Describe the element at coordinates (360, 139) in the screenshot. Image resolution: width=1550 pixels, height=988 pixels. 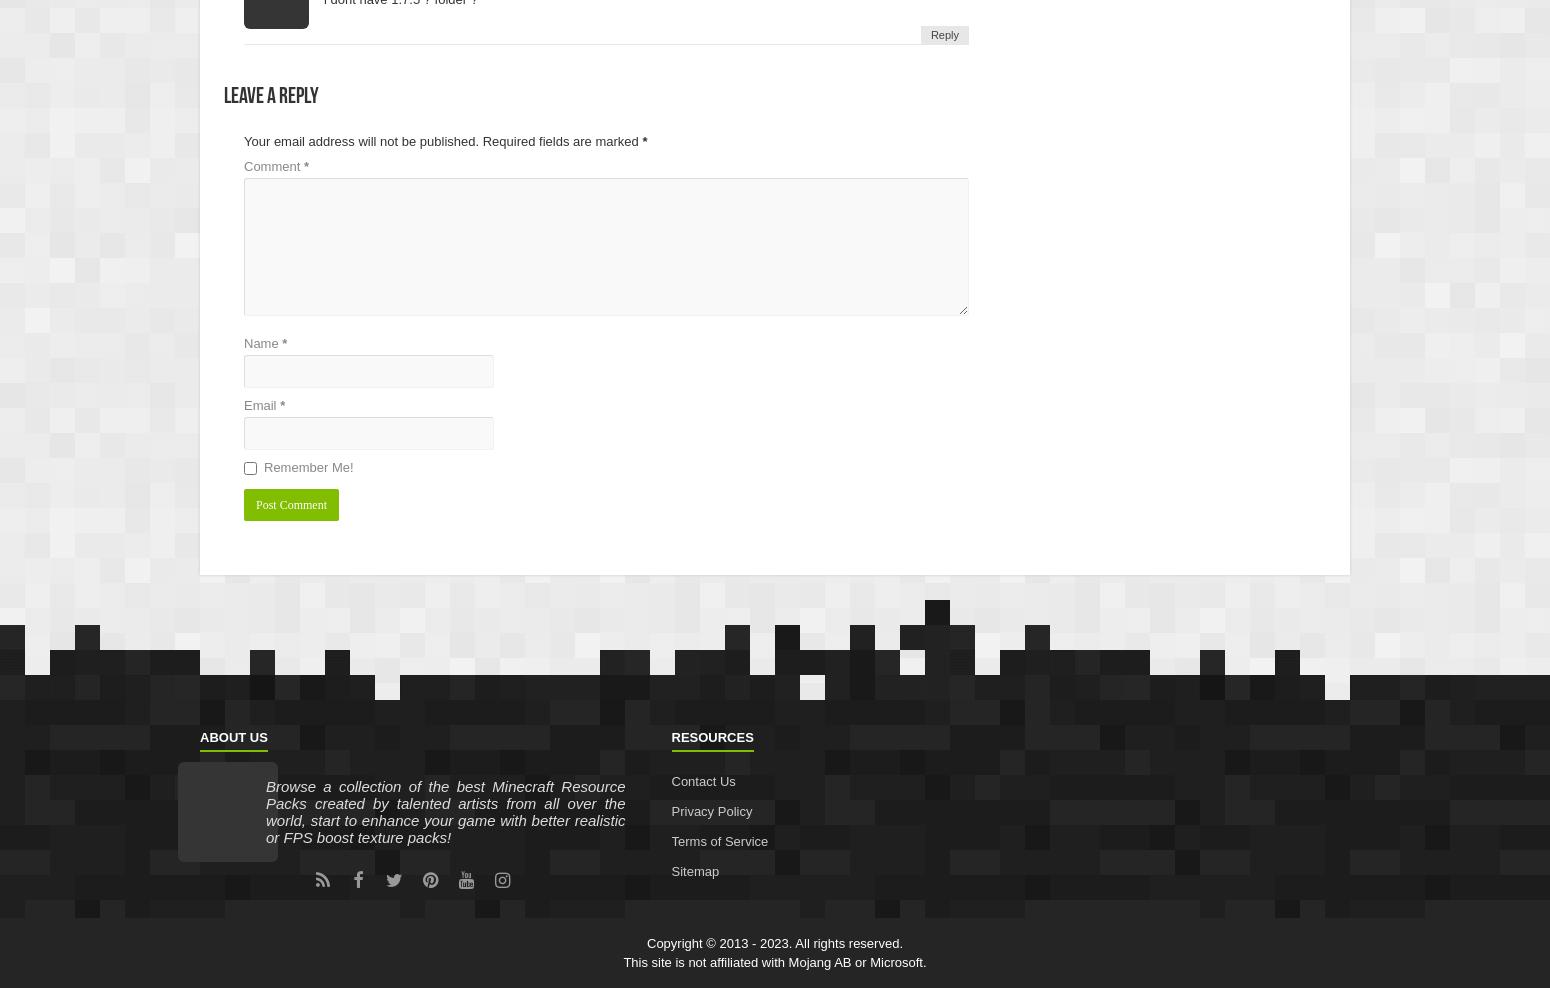
I see `'Your email address will not be published.'` at that location.